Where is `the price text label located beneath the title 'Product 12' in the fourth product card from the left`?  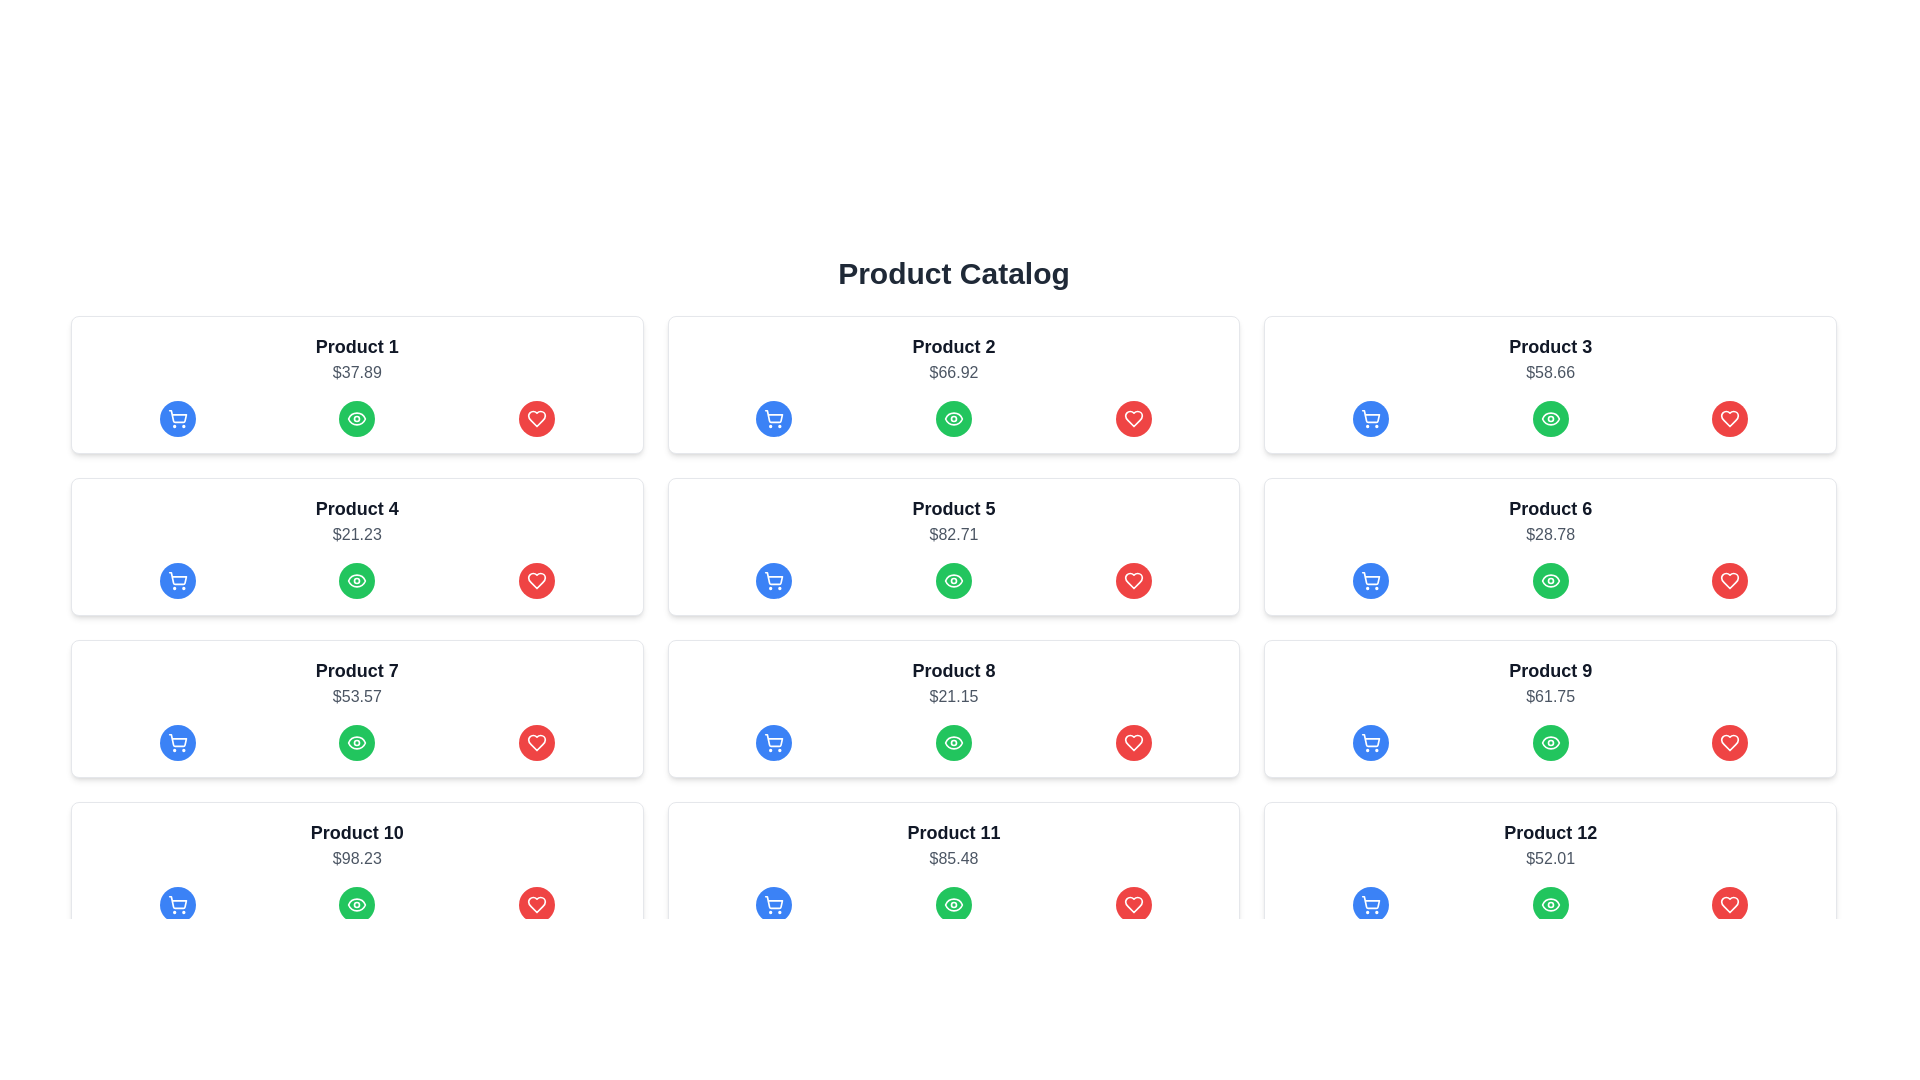 the price text label located beneath the title 'Product 12' in the fourth product card from the left is located at coordinates (1549, 858).